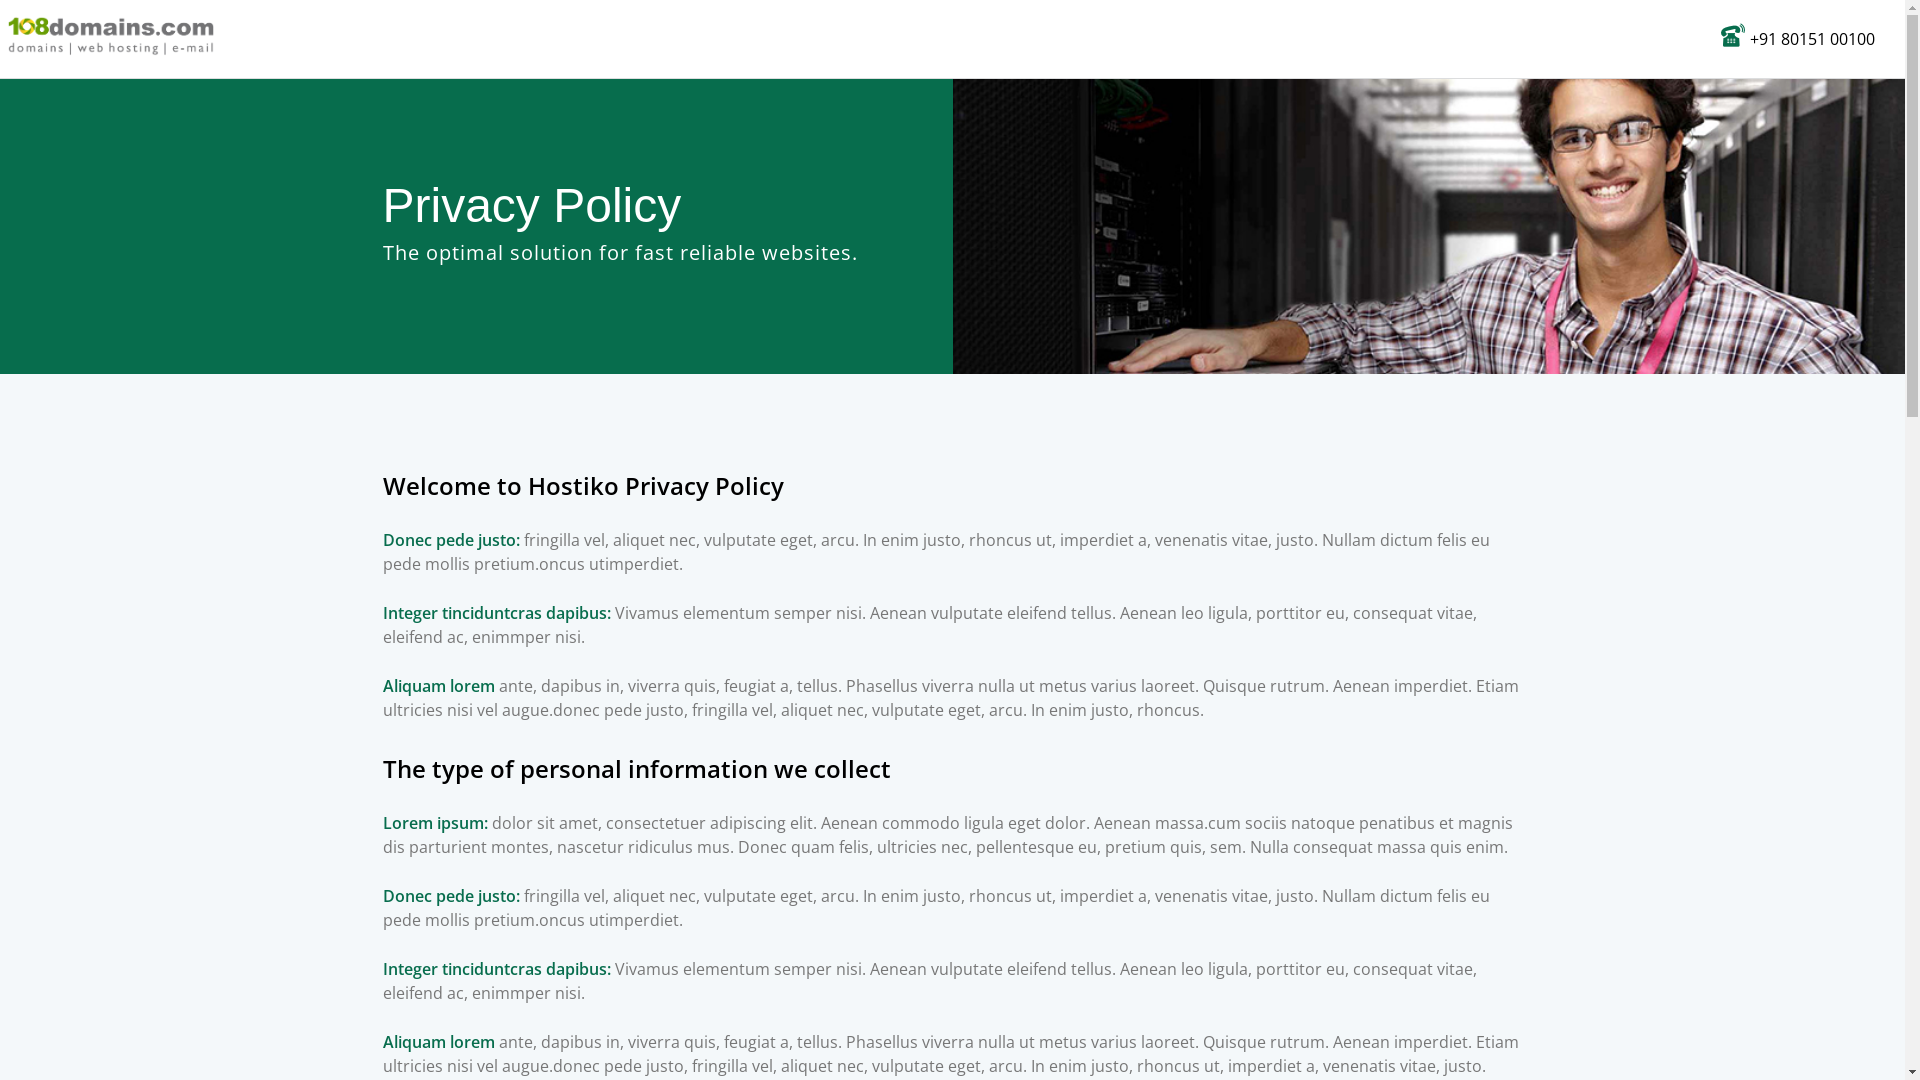 The height and width of the screenshot is (1080, 1920). What do you see at coordinates (1731, 34) in the screenshot?
I see `'greenphoneicon'` at bounding box center [1731, 34].